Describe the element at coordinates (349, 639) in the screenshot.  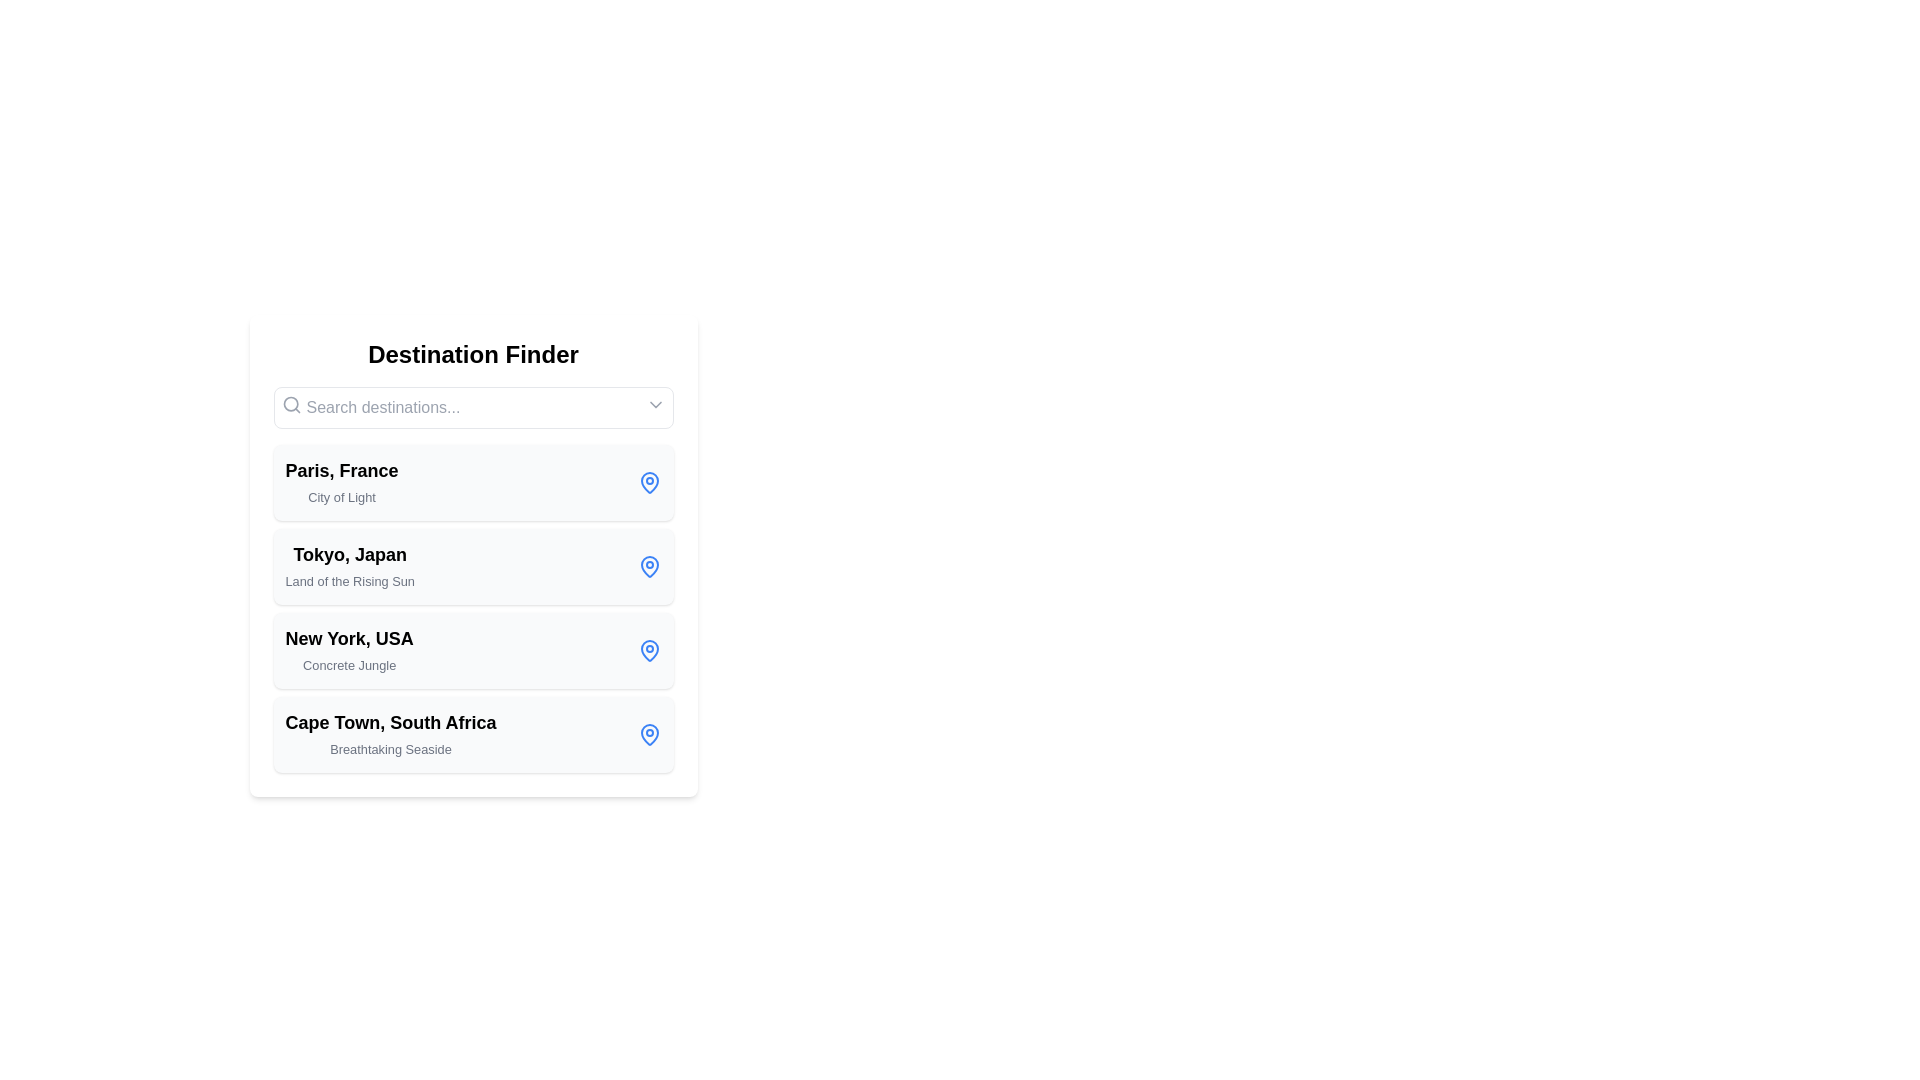
I see `the static text label displaying 'New York, USA', which is the main title of the third list item in the destination finder` at that location.